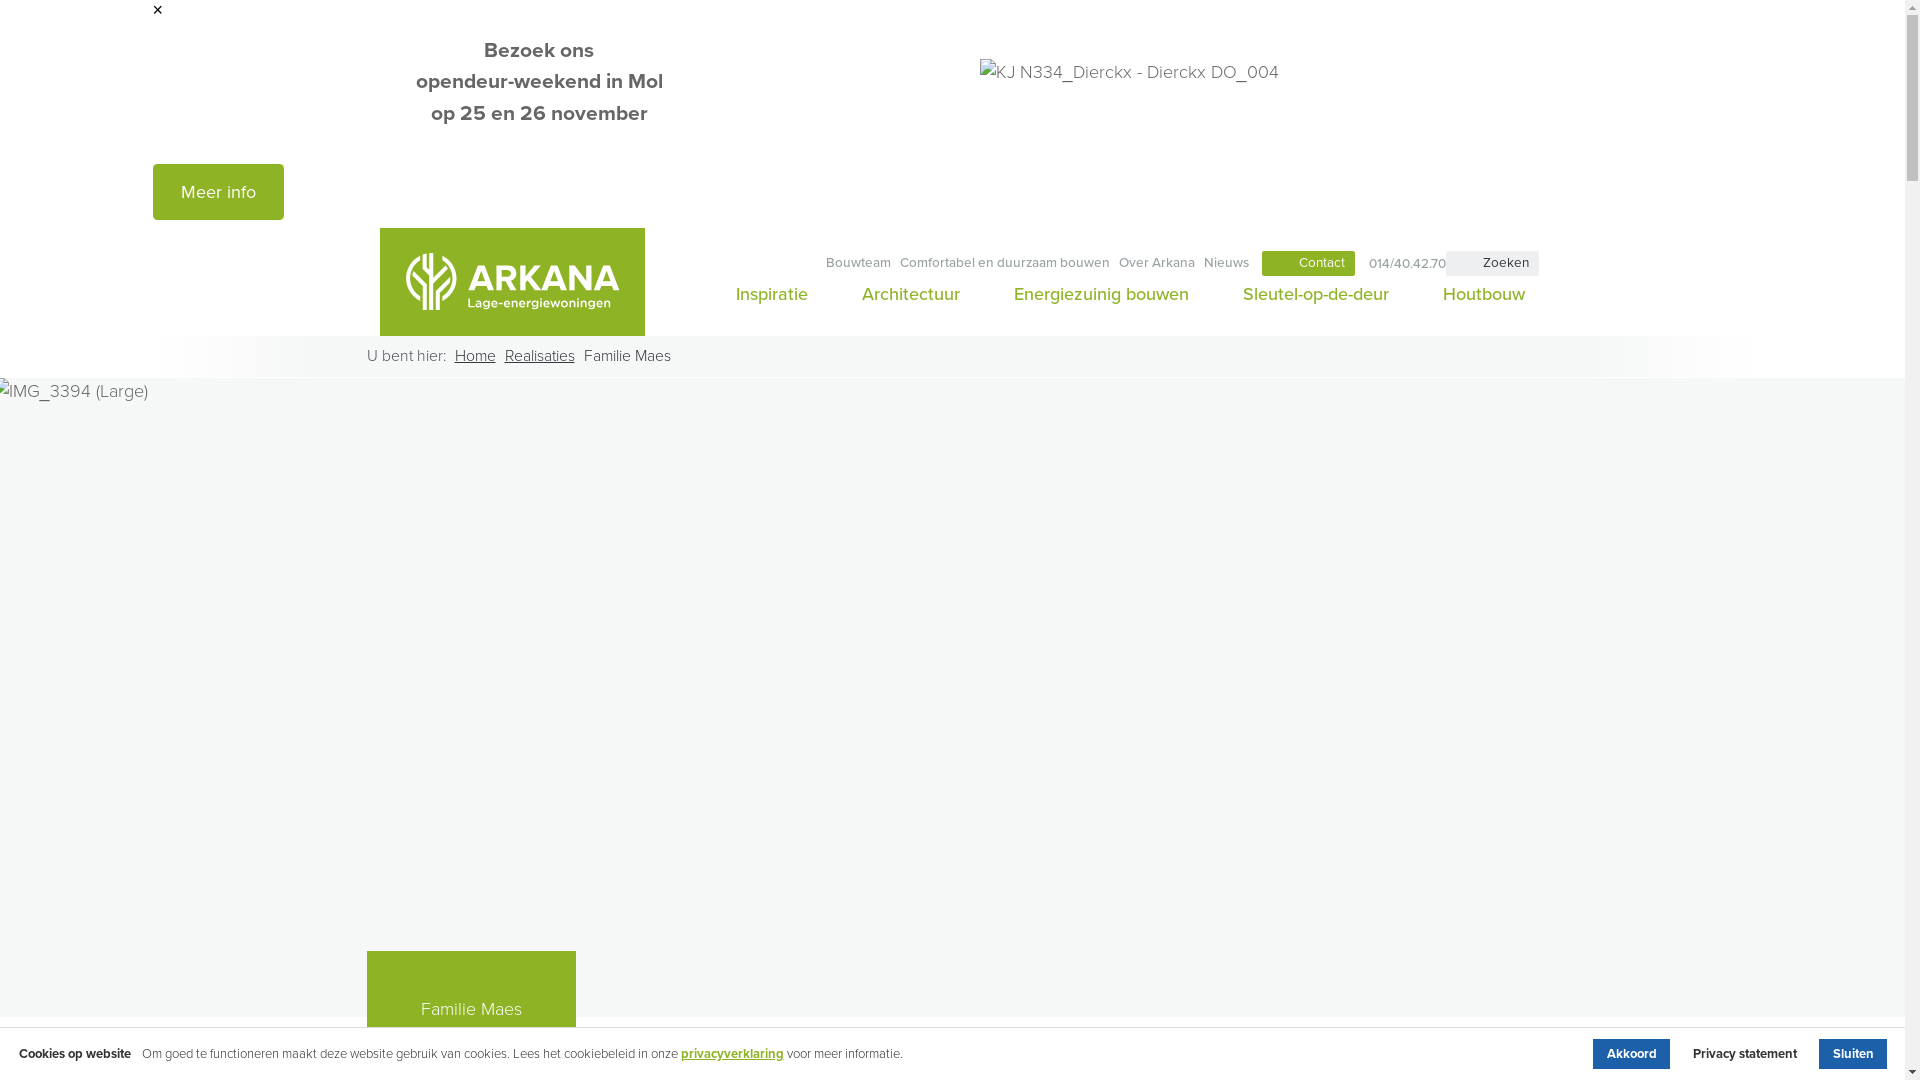 The height and width of the screenshot is (1080, 1920). Describe the element at coordinates (1099, 294) in the screenshot. I see `'Energiezuinig bouwen'` at that location.